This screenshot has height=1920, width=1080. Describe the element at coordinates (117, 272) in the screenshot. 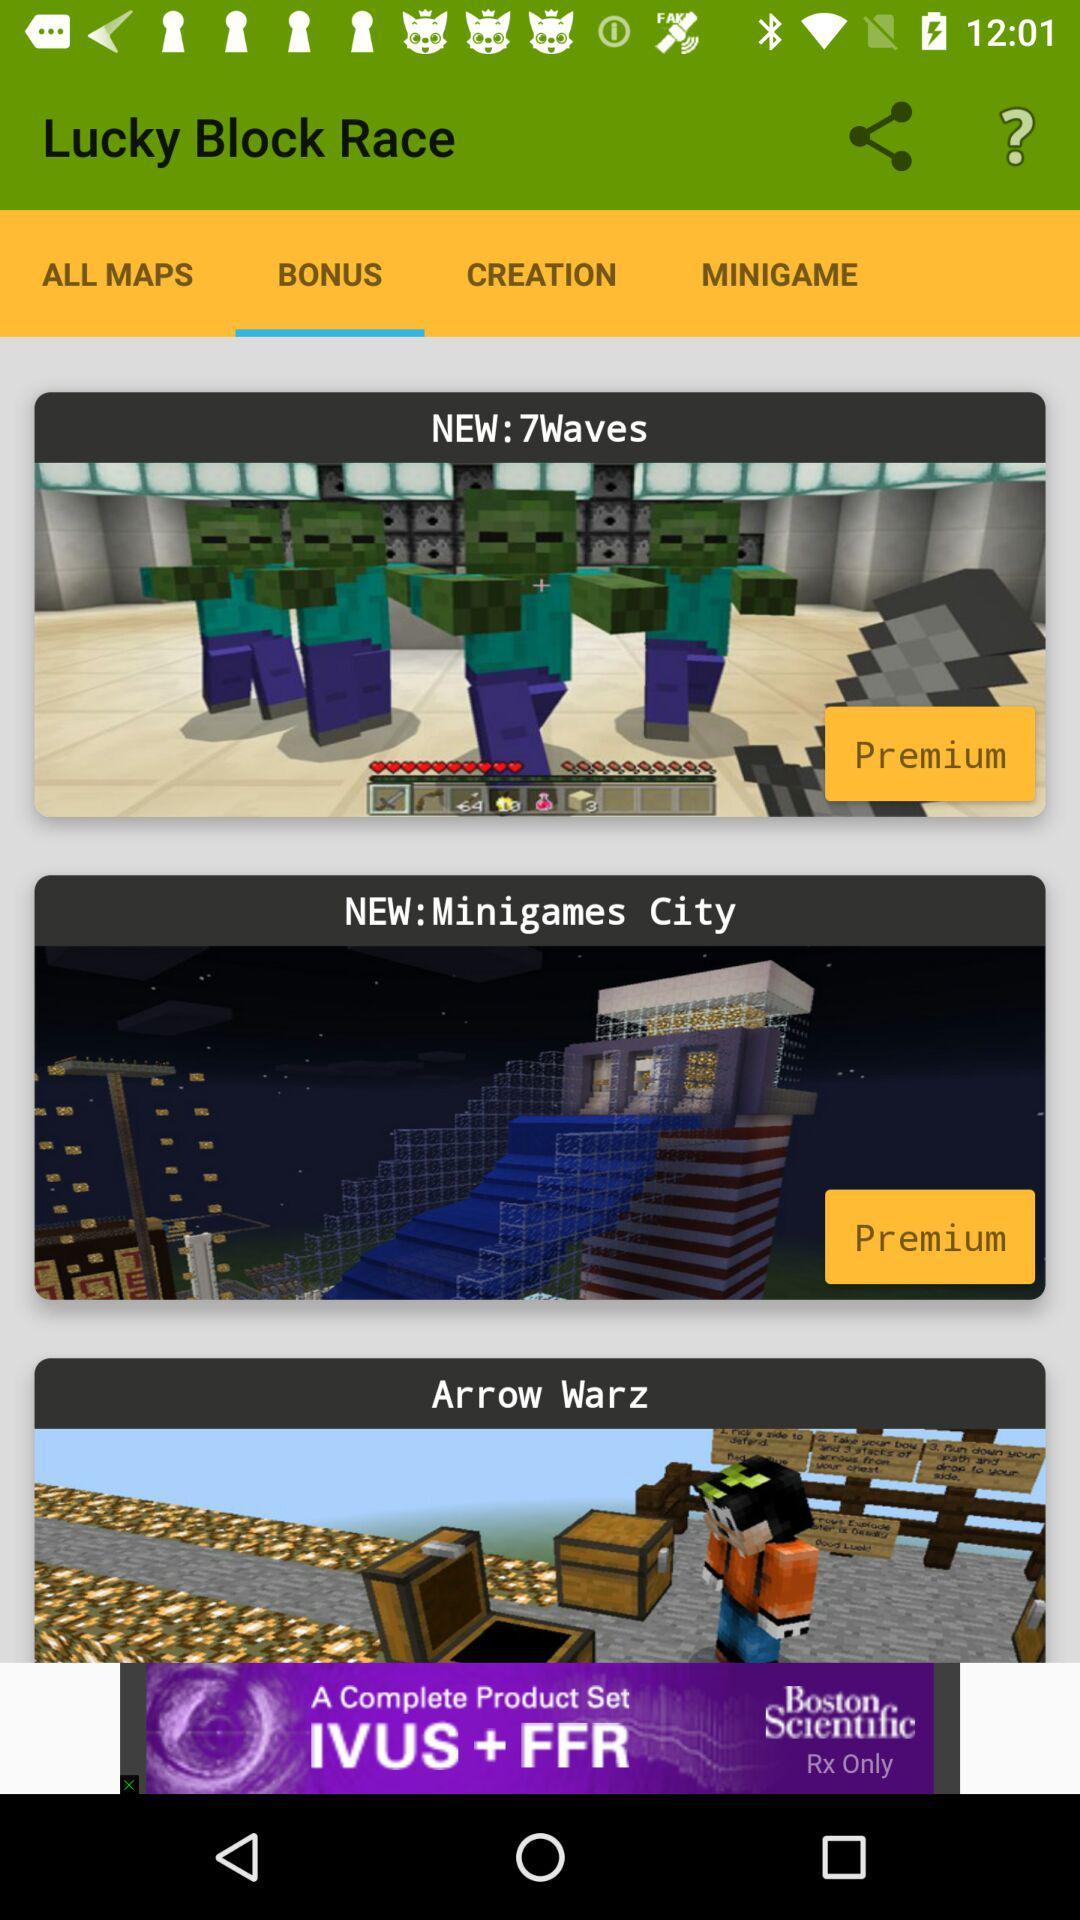

I see `the item below the lucky block race icon` at that location.